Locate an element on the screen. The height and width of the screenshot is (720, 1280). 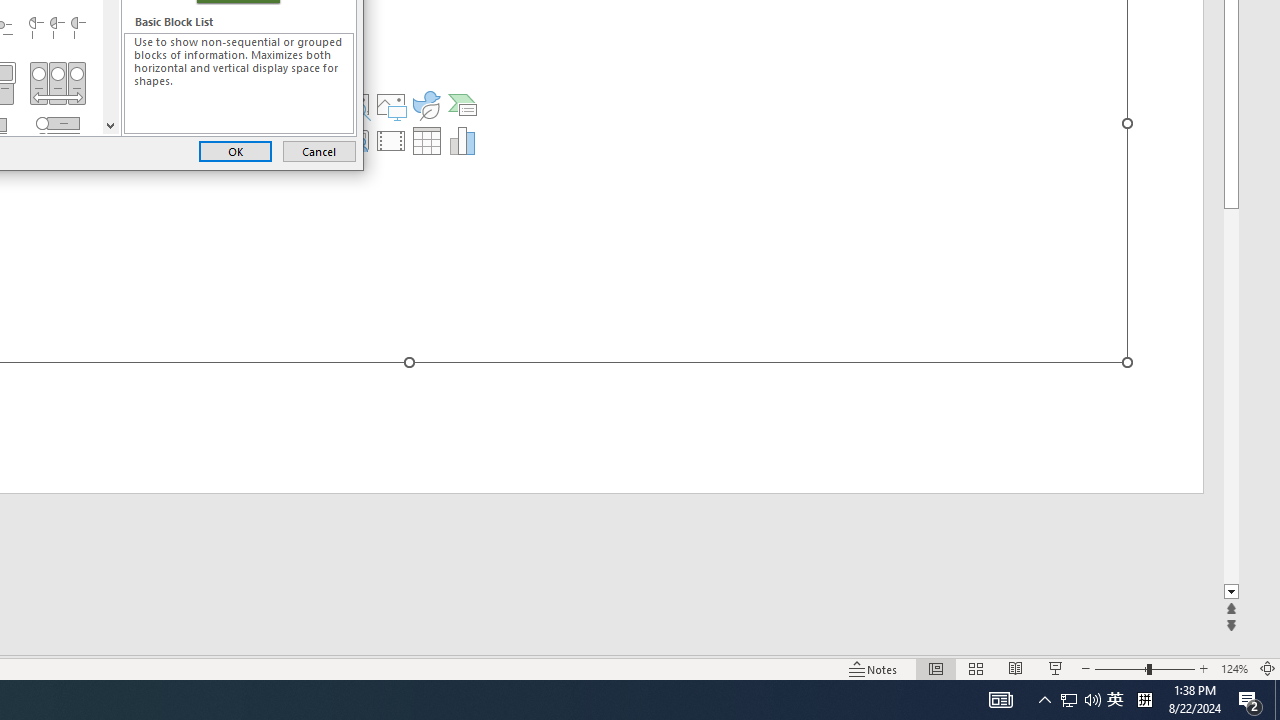
'User Promoted Notification Area' is located at coordinates (1079, 698).